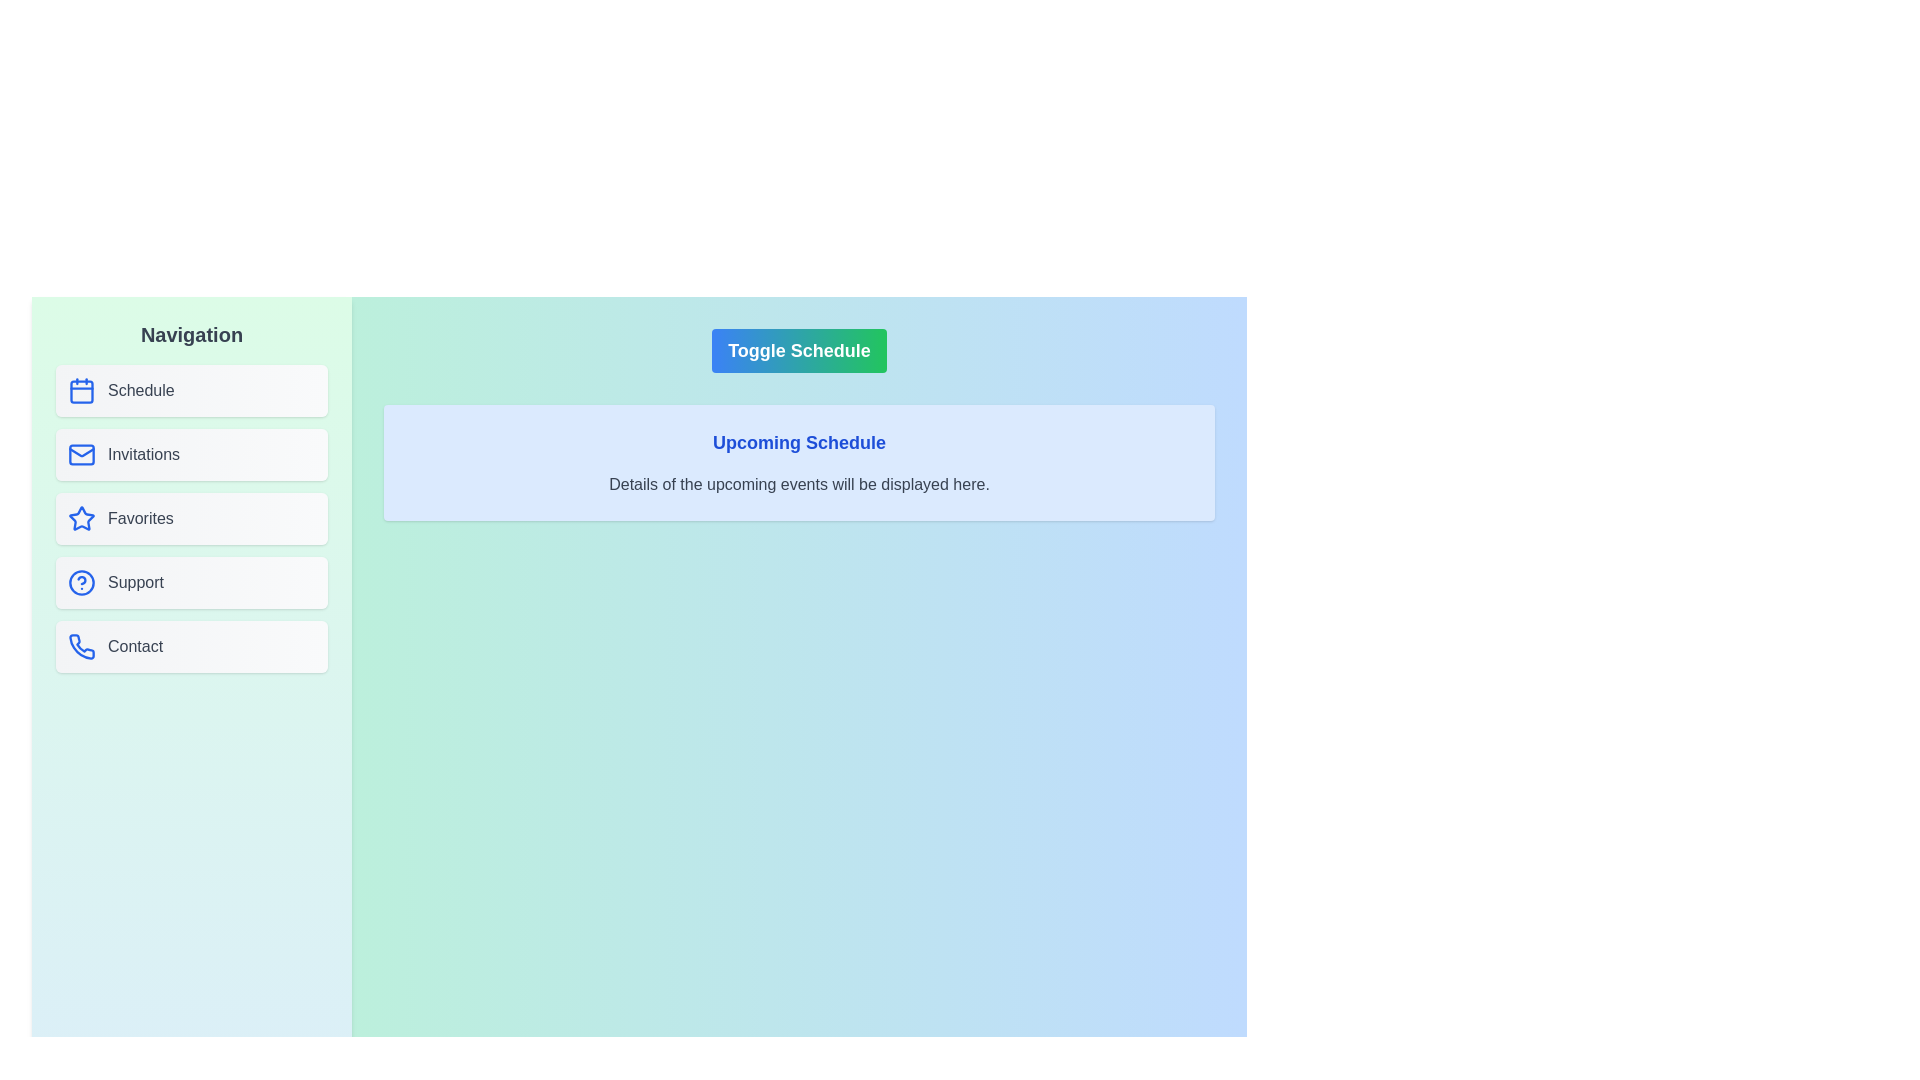 This screenshot has height=1080, width=1920. Describe the element at coordinates (192, 518) in the screenshot. I see `the Favorites button in the sidebar to navigate to the corresponding section` at that location.